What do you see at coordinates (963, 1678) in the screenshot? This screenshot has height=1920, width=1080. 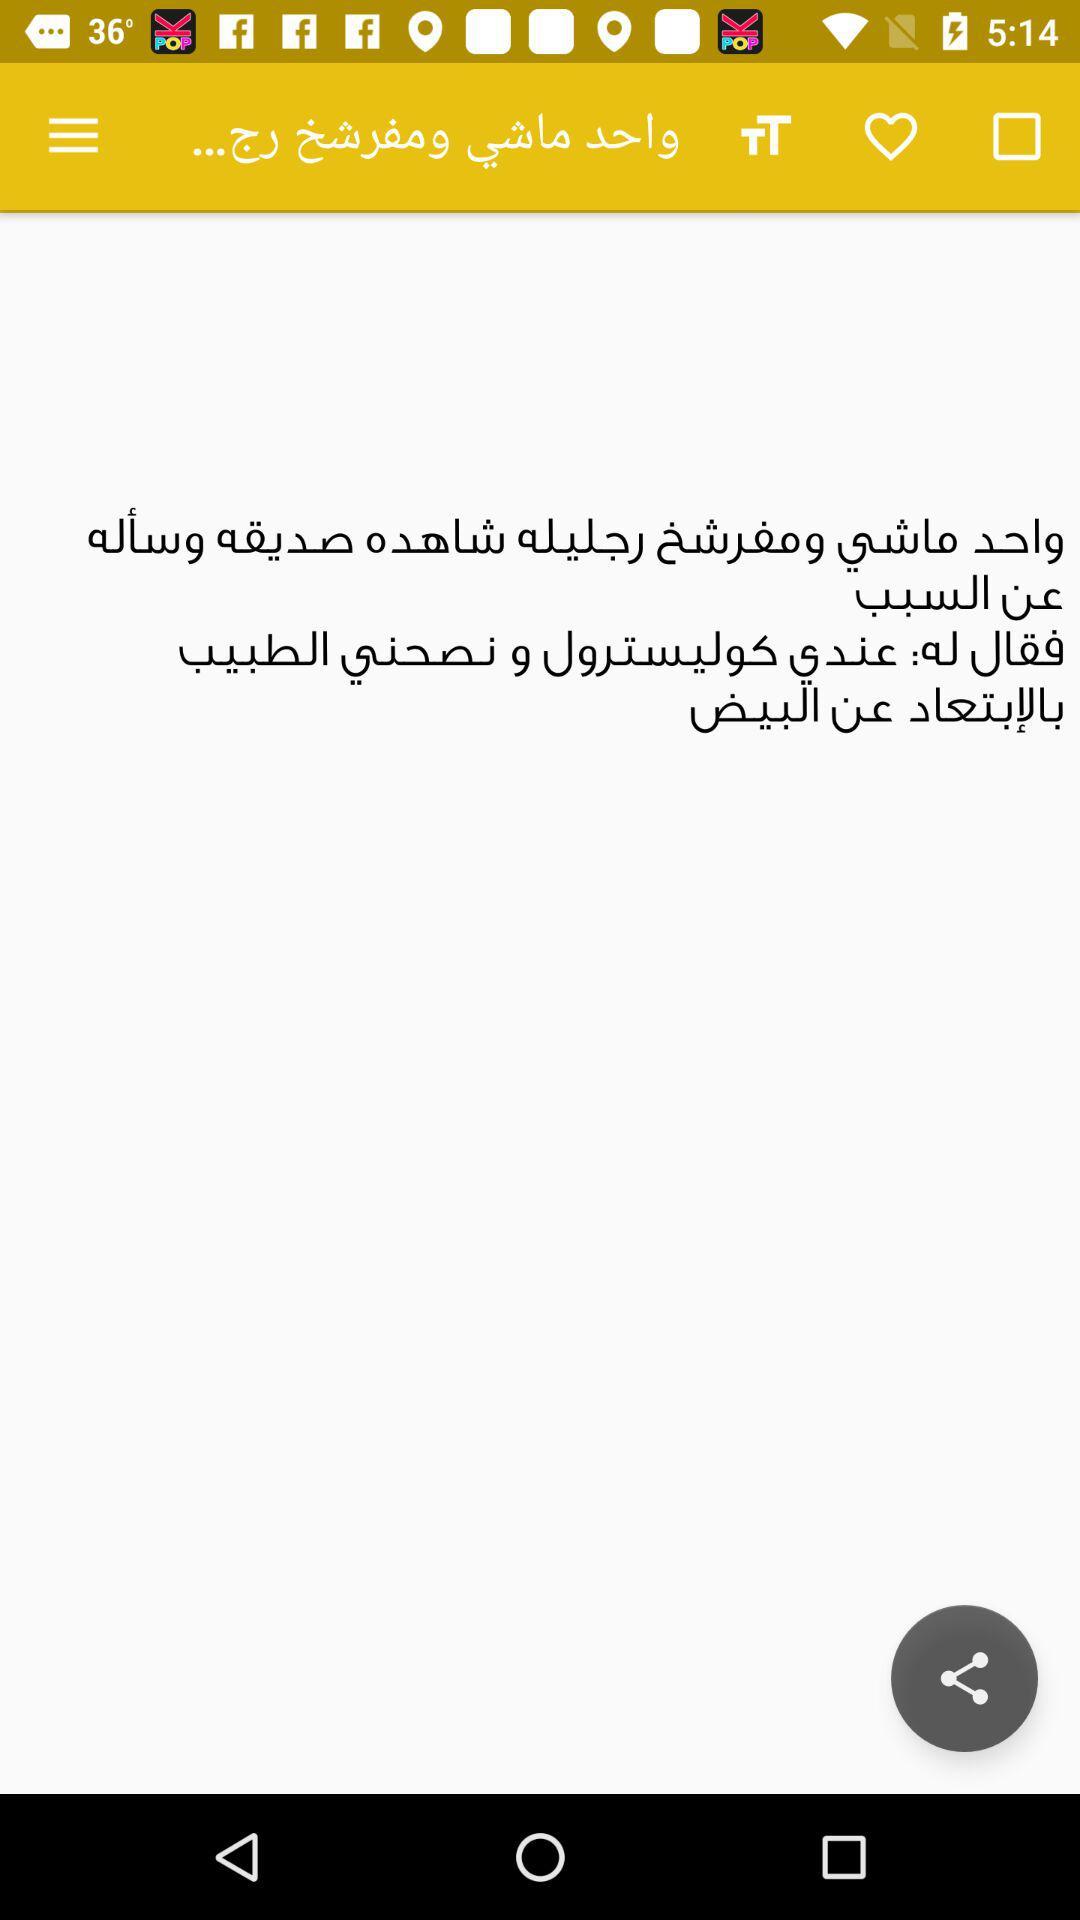 I see `the share icon` at bounding box center [963, 1678].